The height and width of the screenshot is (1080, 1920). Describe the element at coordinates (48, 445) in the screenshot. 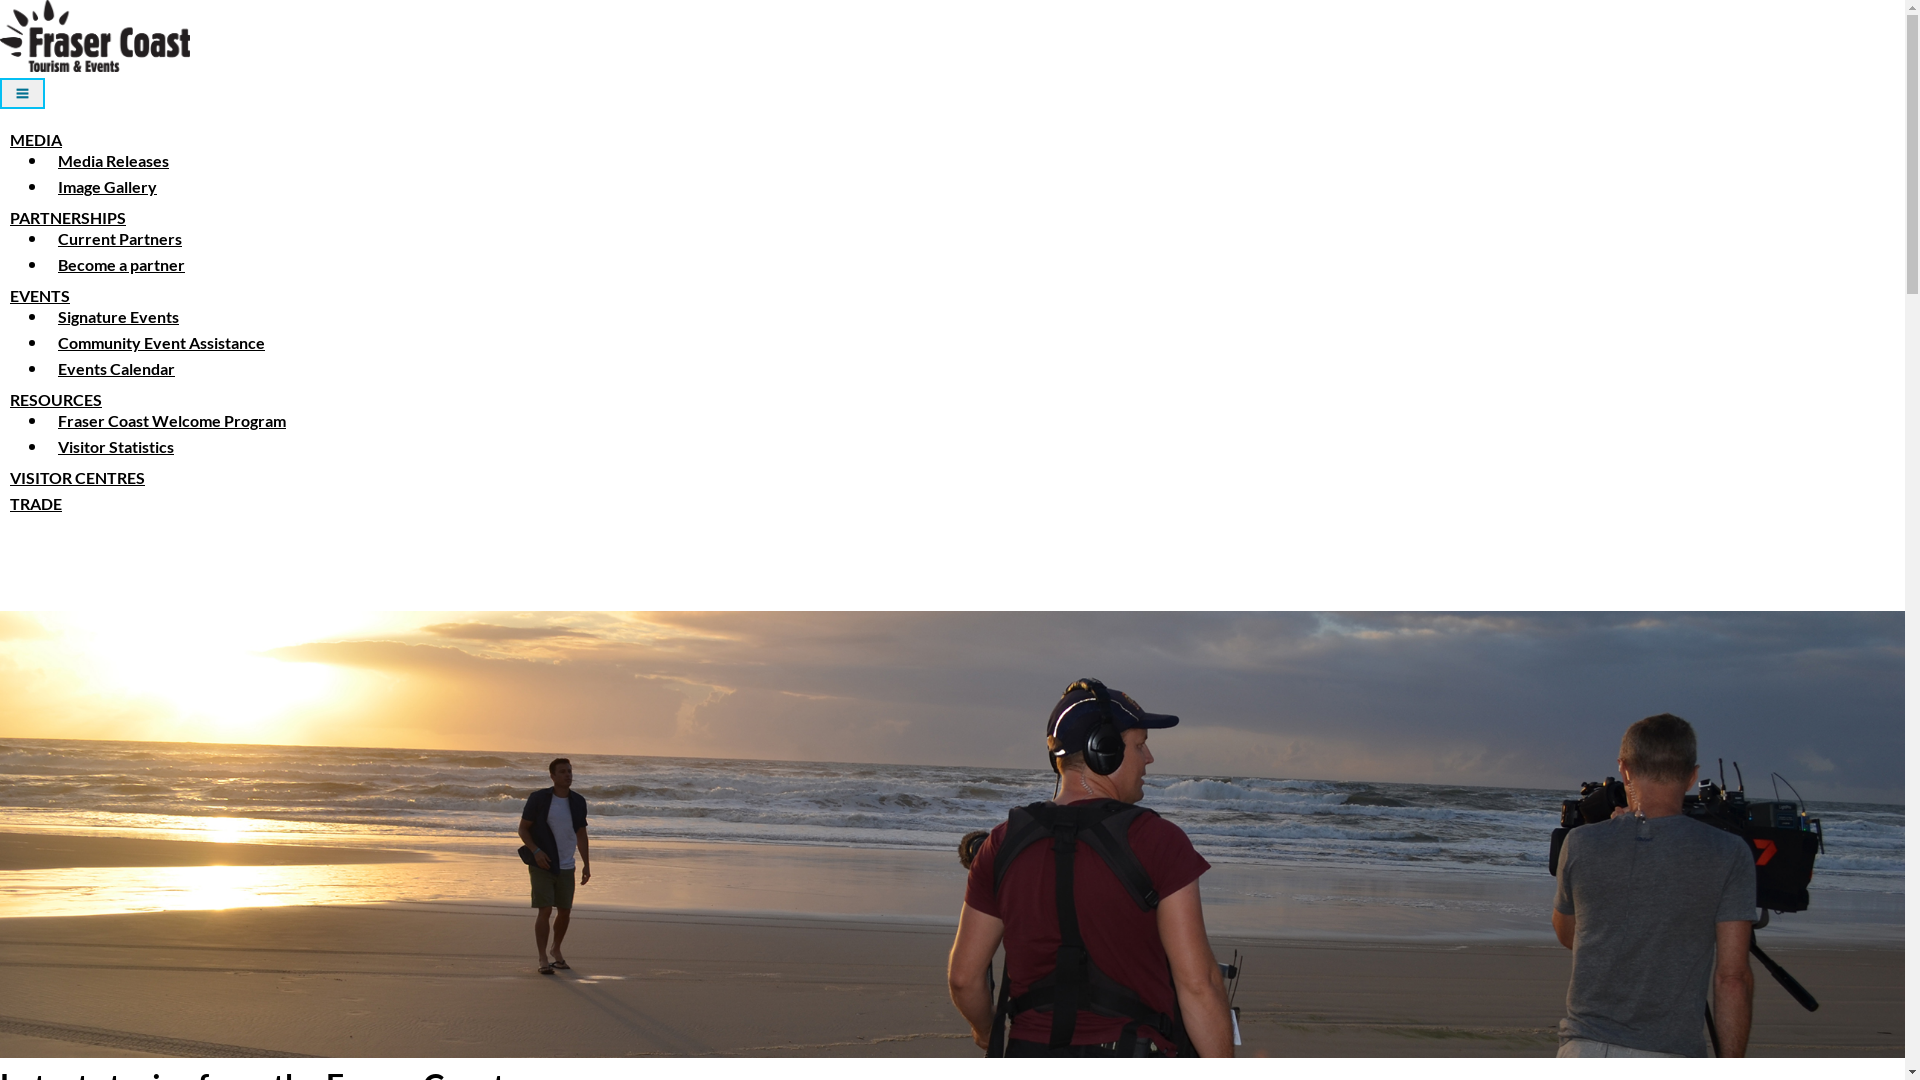

I see `'Visitor Statistics'` at that location.